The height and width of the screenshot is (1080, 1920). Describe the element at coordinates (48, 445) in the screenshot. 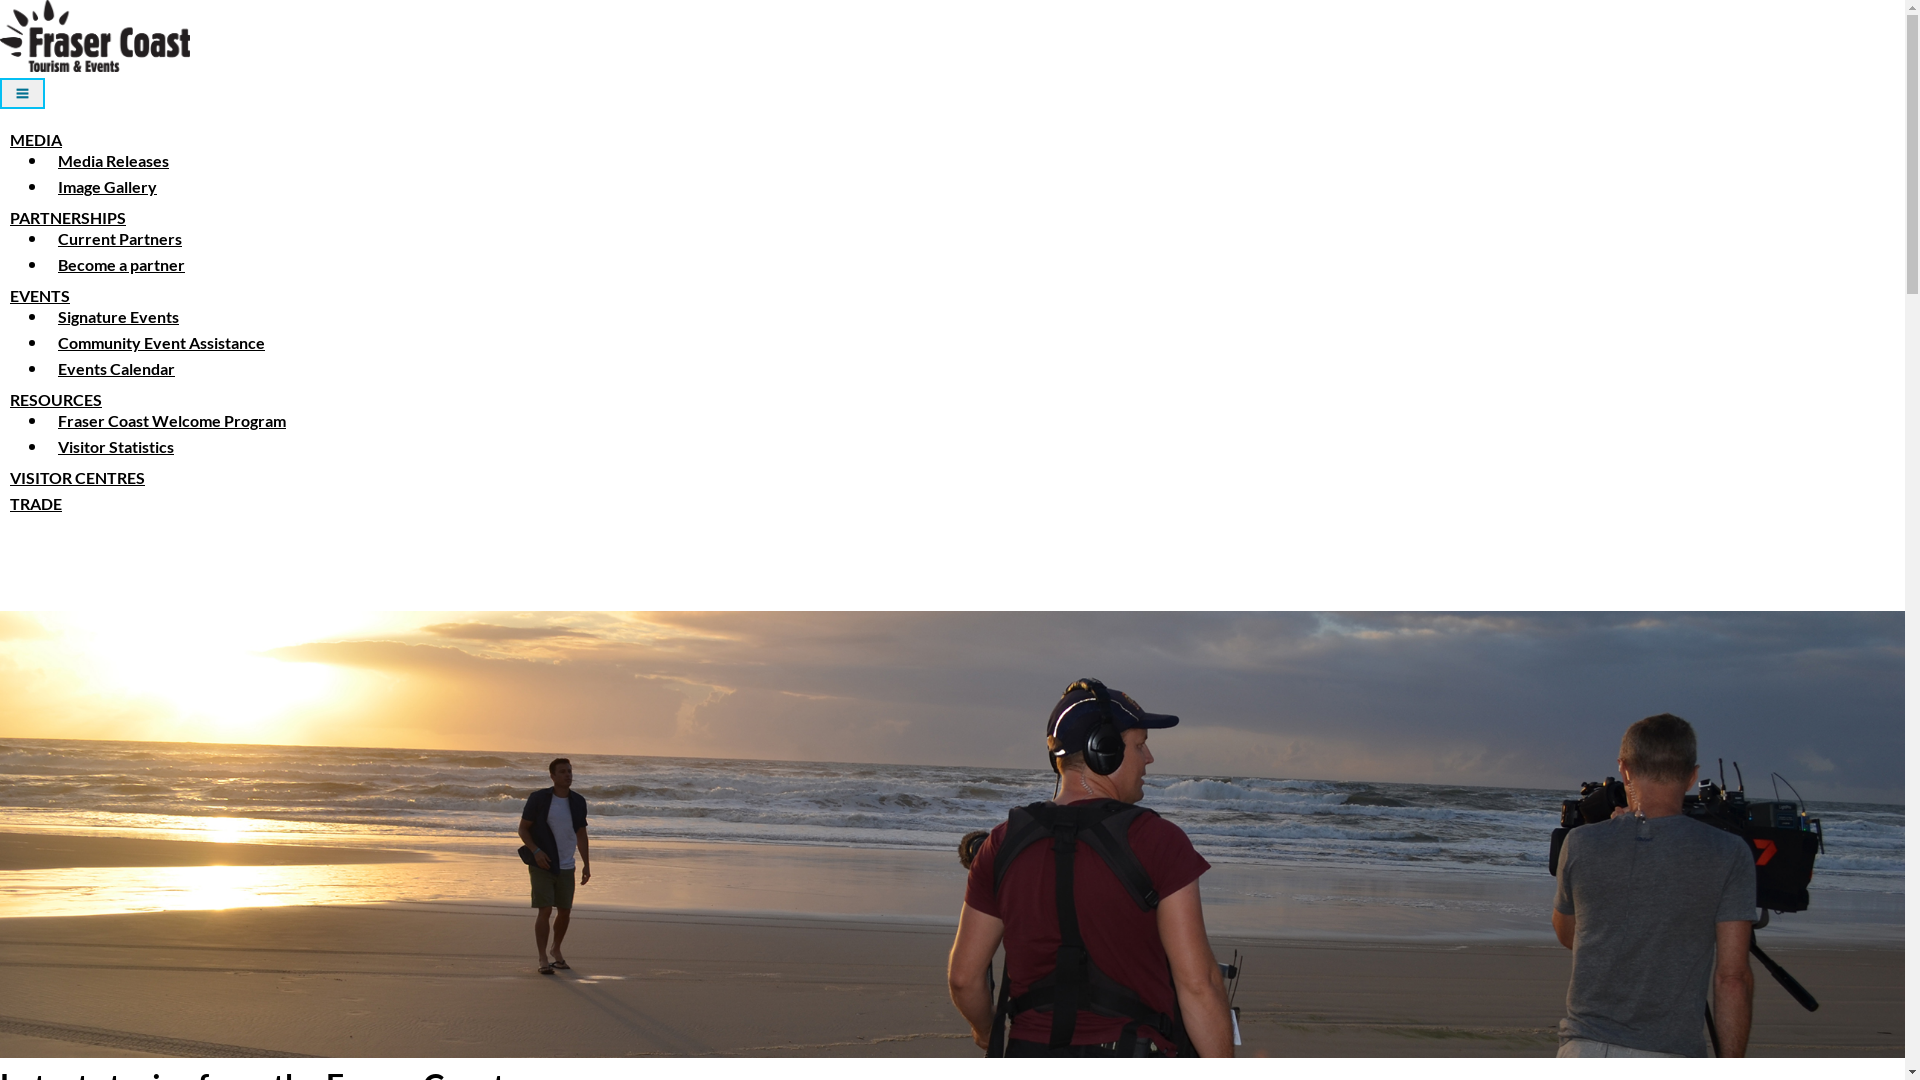

I see `'Visitor Statistics'` at that location.